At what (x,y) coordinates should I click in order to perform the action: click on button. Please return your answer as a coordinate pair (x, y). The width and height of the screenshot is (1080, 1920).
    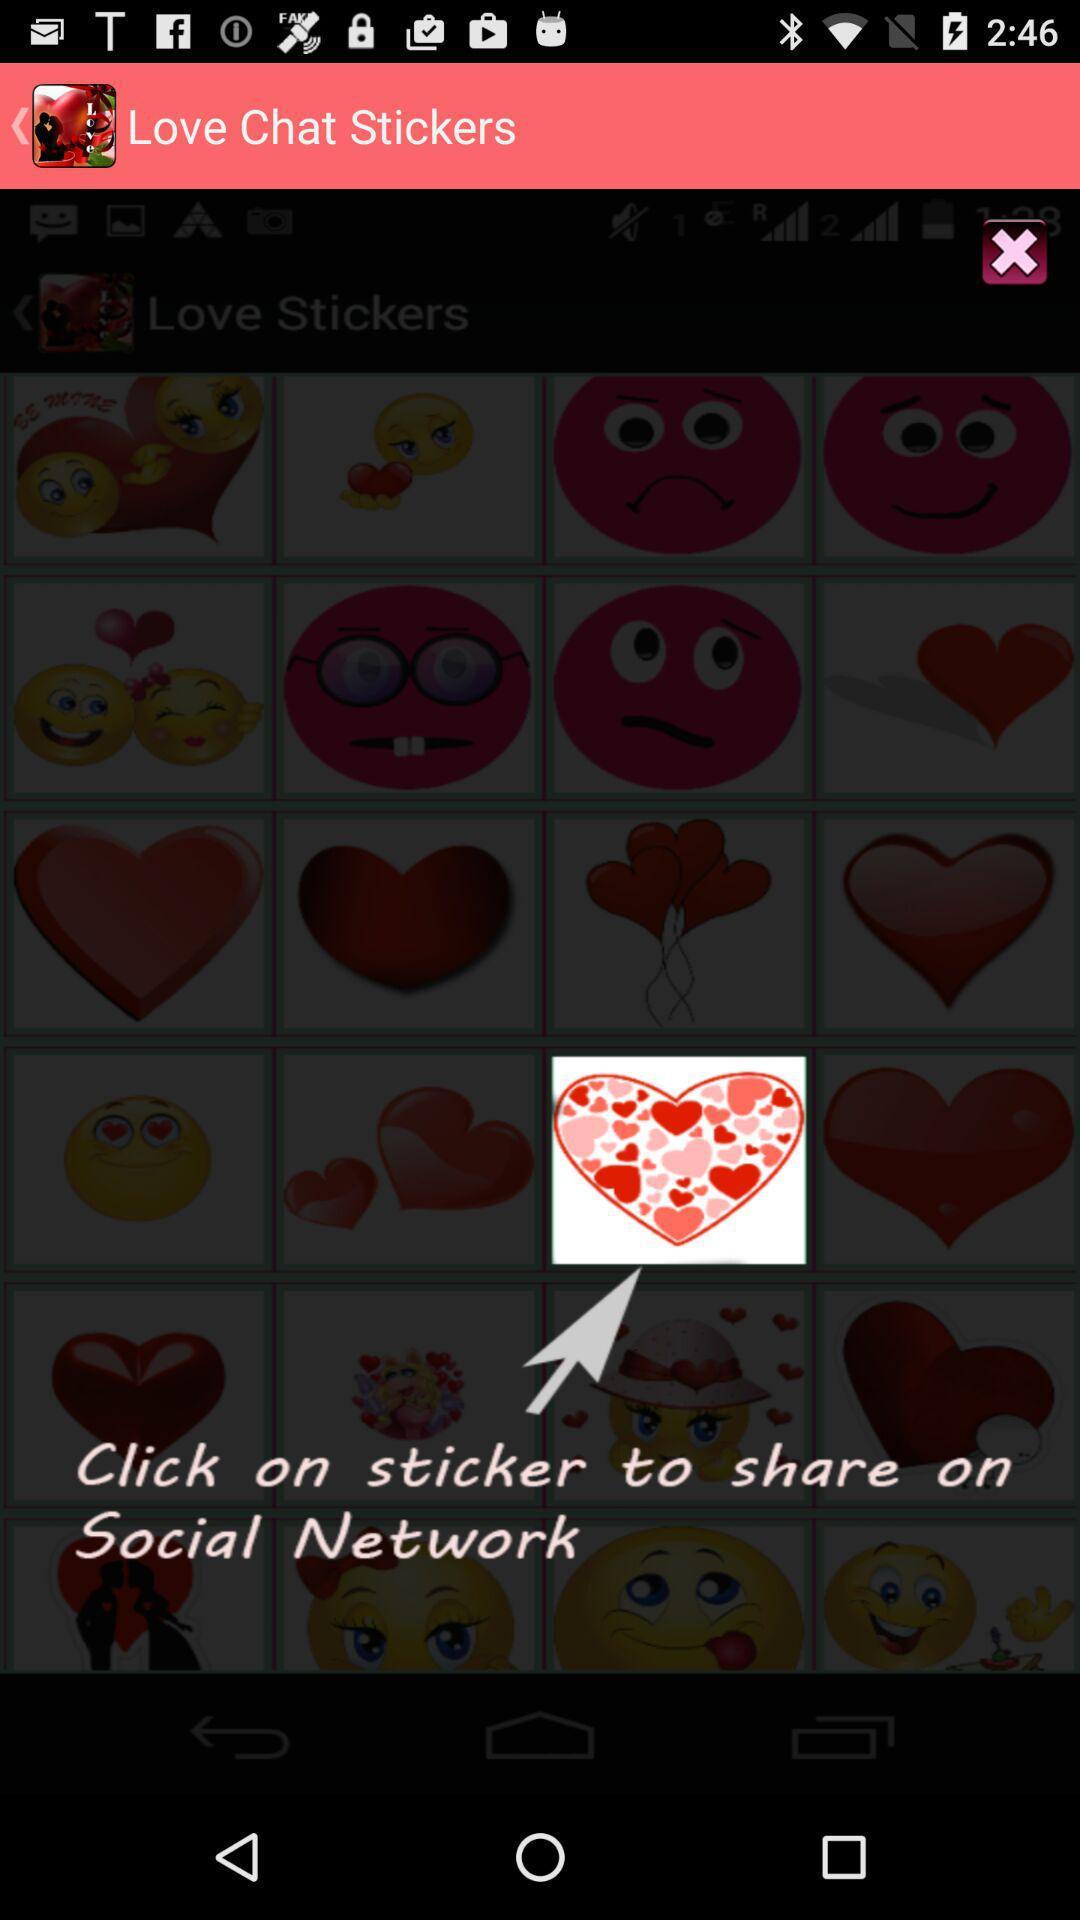
    Looking at the image, I should click on (1015, 252).